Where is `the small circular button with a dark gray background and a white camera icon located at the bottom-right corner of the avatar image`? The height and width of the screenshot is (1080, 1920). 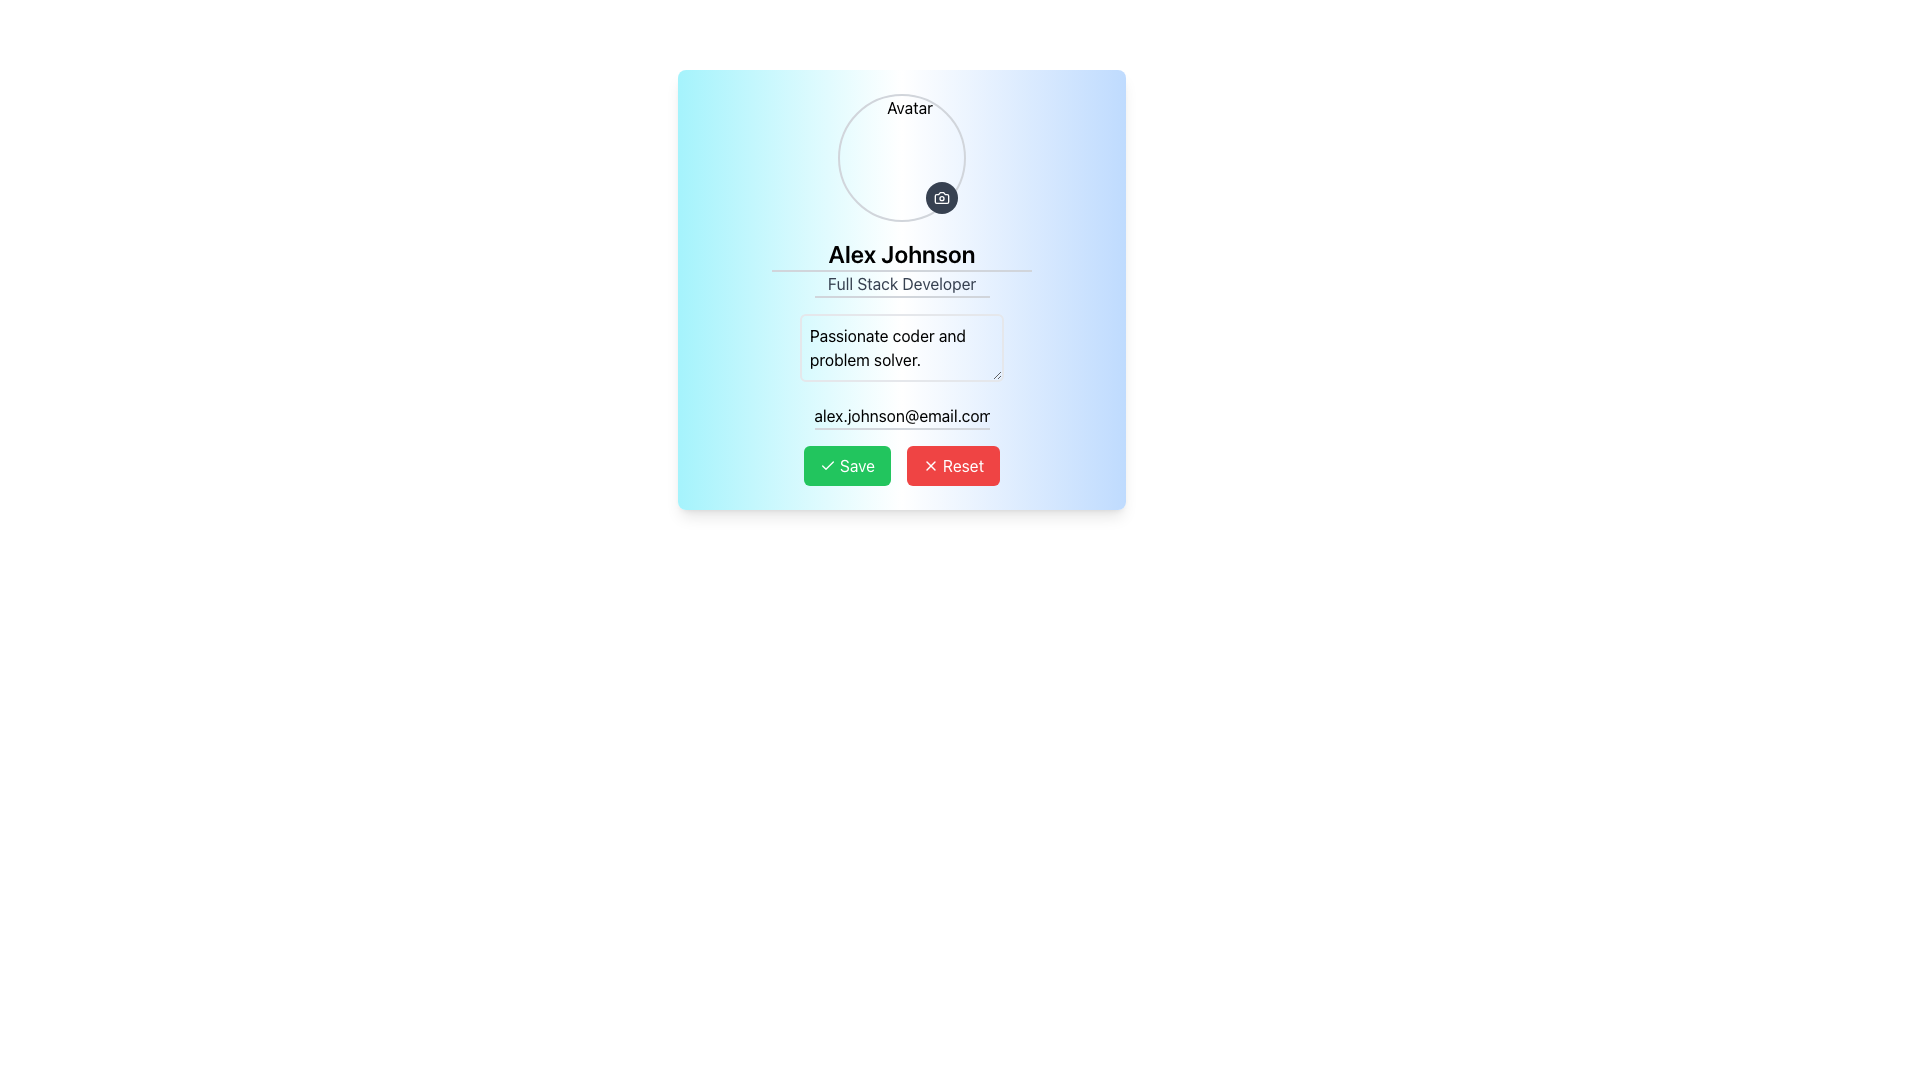 the small circular button with a dark gray background and a white camera icon located at the bottom-right corner of the avatar image is located at coordinates (940, 197).